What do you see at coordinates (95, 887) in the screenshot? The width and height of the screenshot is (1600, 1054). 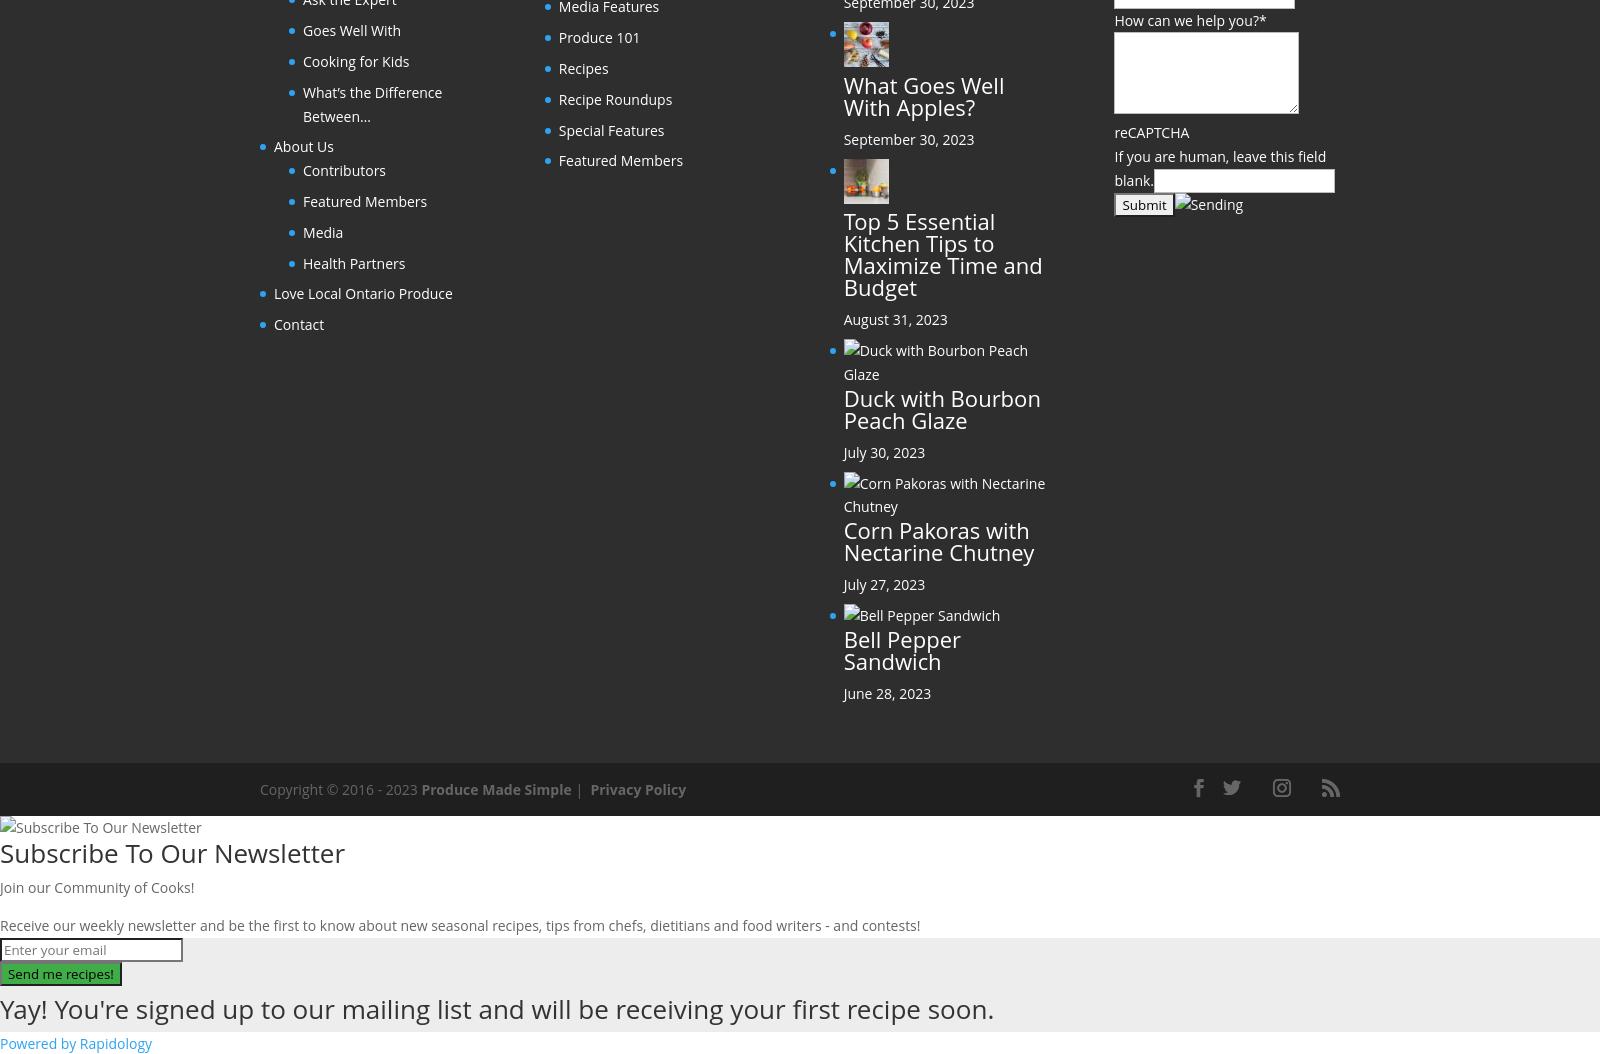 I see `'Join our Community of Cooks!'` at bounding box center [95, 887].